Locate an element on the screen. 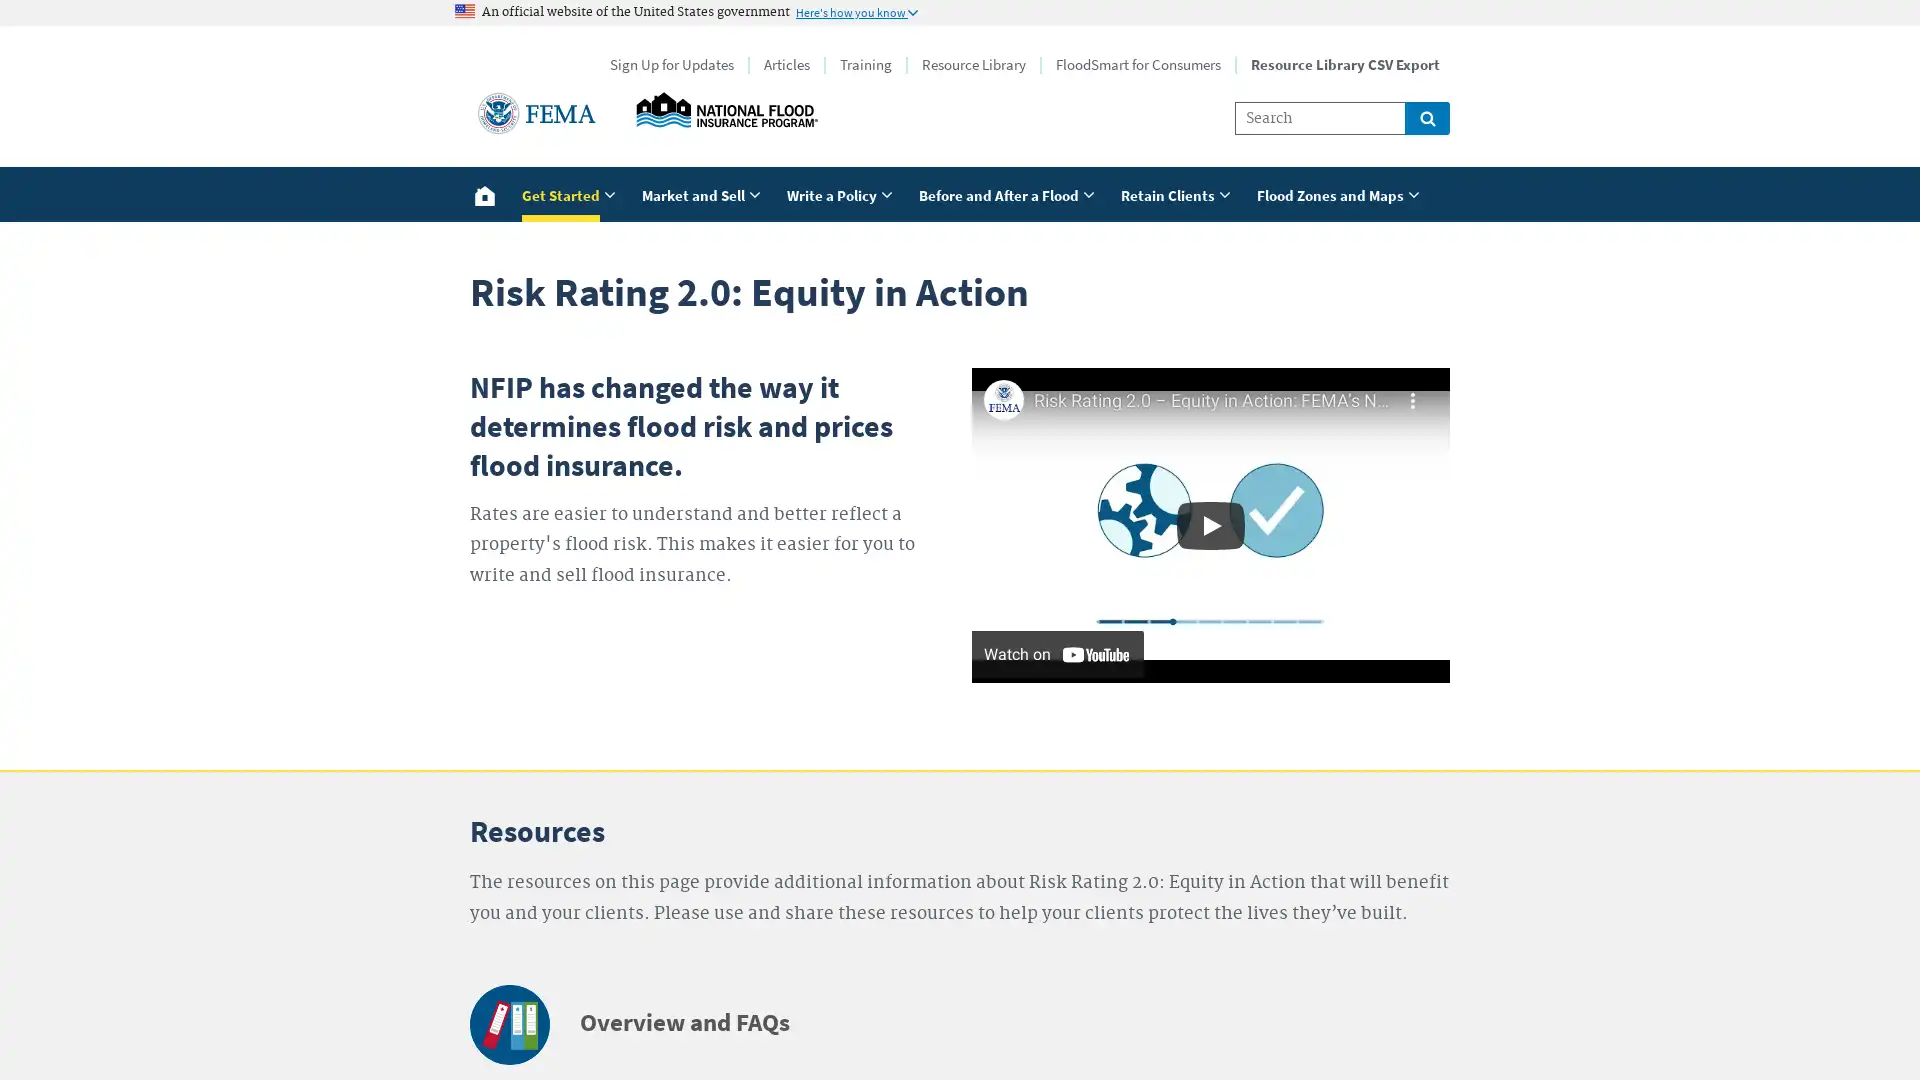 The height and width of the screenshot is (1080, 1920). Here's how you know is located at coordinates (857, 11).